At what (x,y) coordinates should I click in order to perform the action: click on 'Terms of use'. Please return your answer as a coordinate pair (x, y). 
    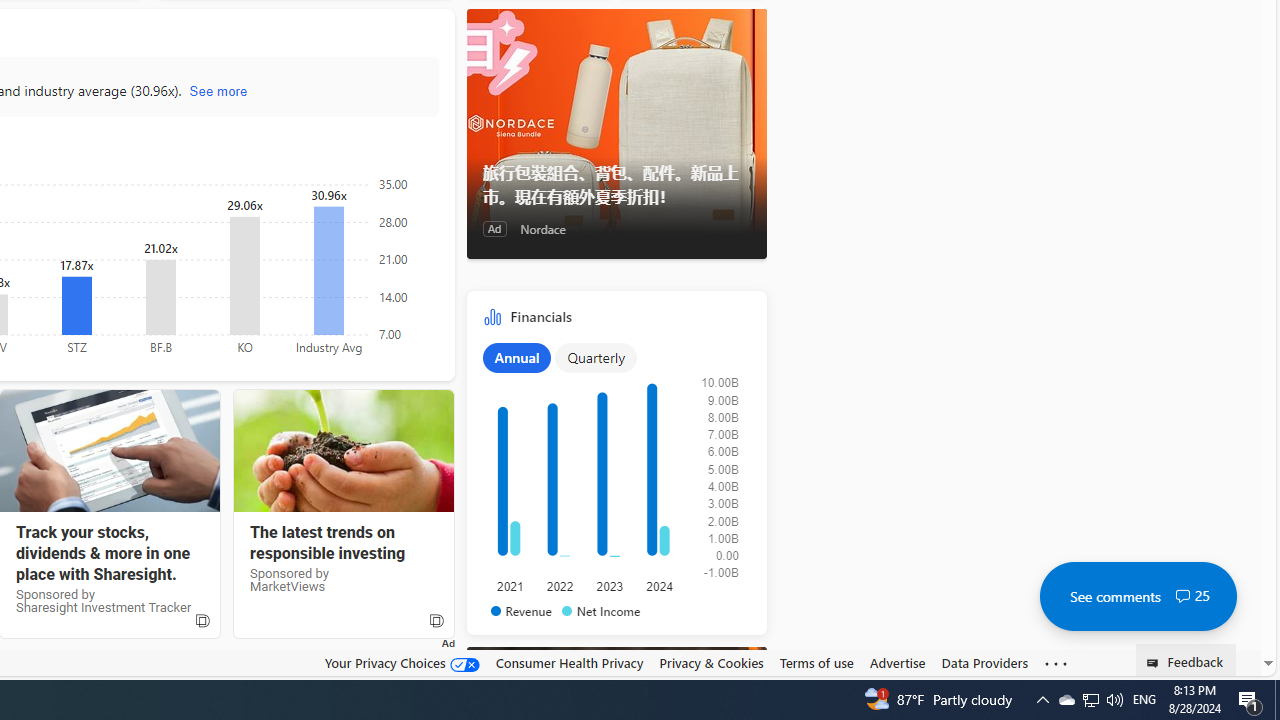
    Looking at the image, I should click on (816, 663).